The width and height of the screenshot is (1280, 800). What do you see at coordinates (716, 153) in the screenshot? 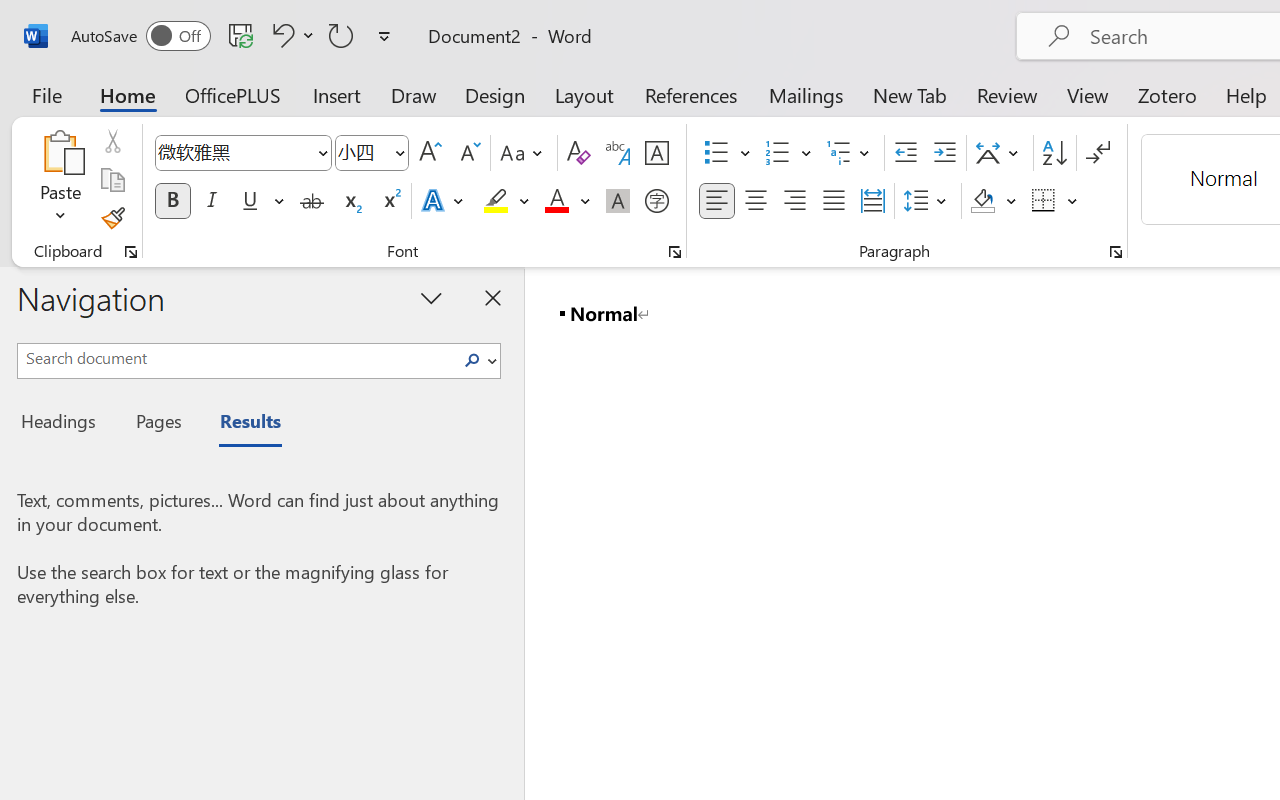
I see `'Bullets'` at bounding box center [716, 153].